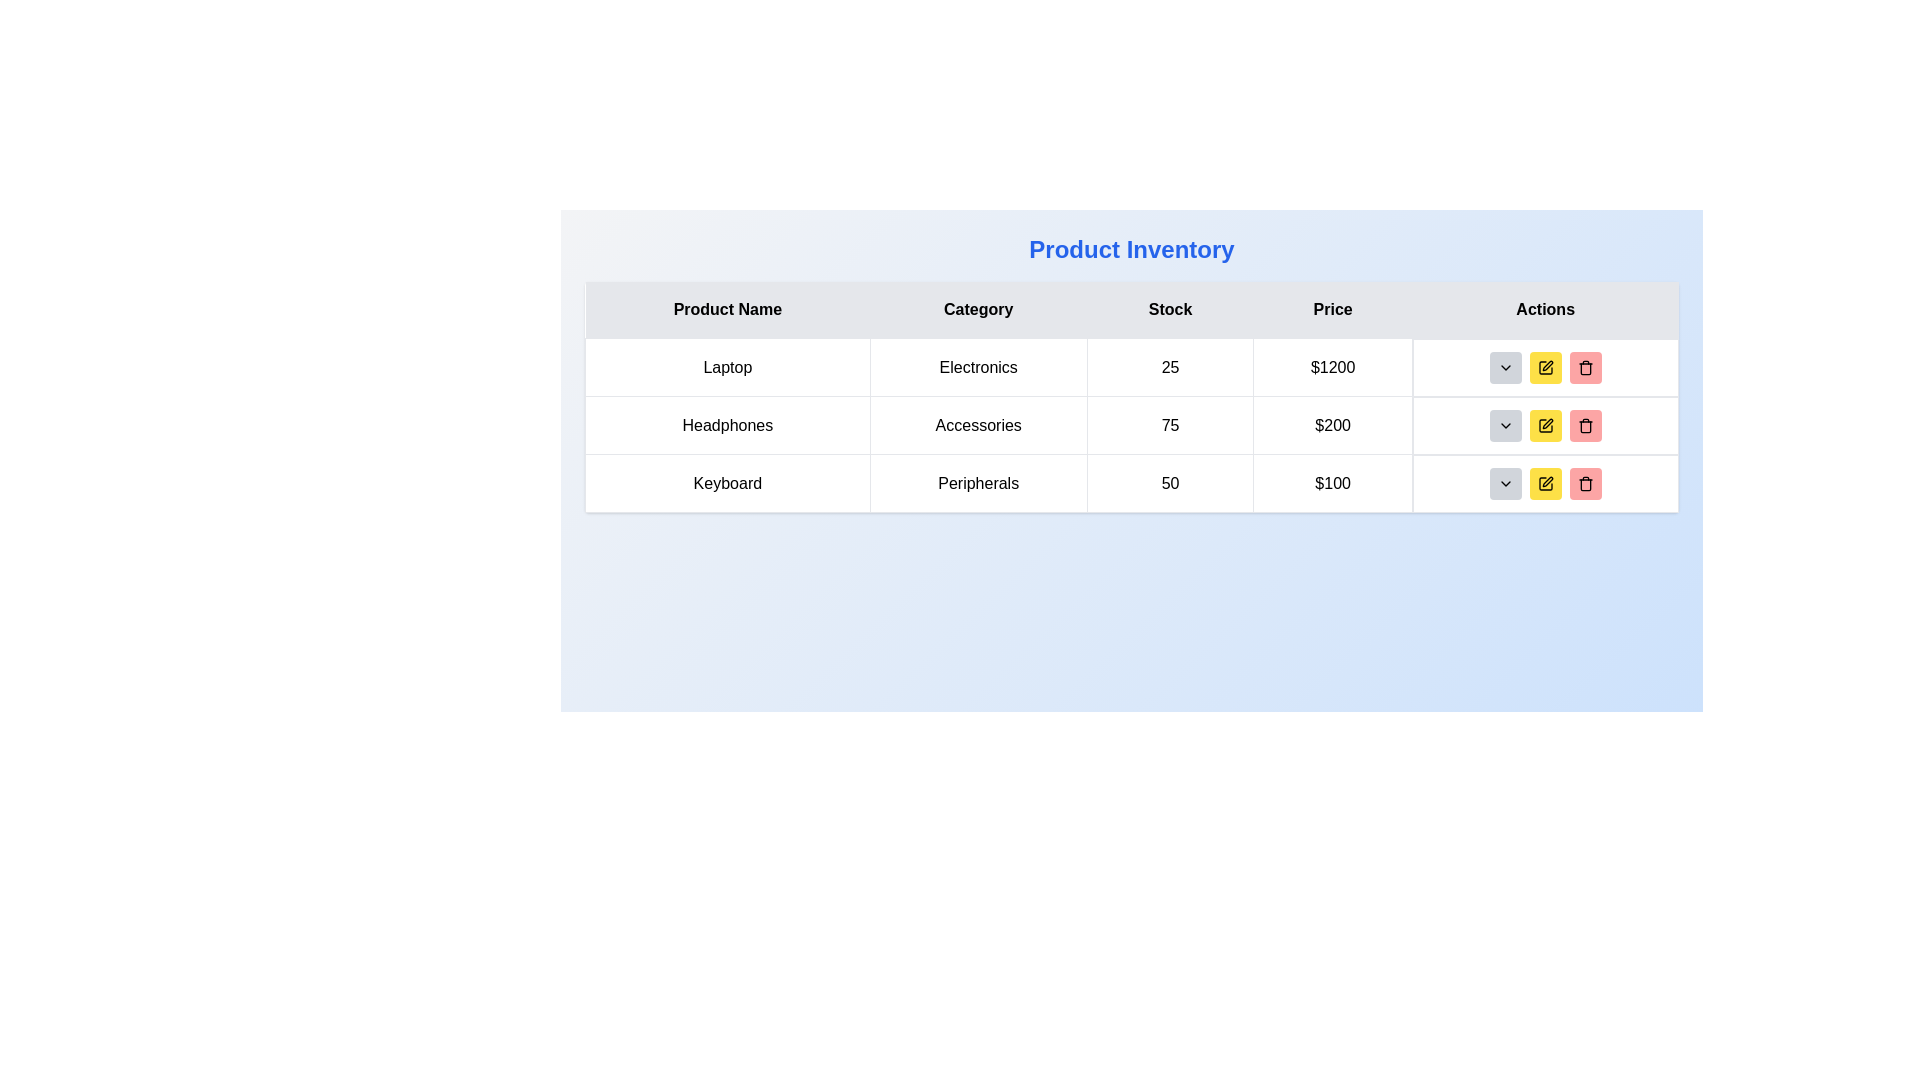  Describe the element at coordinates (1546, 481) in the screenshot. I see `keyboard navigation` at that location.